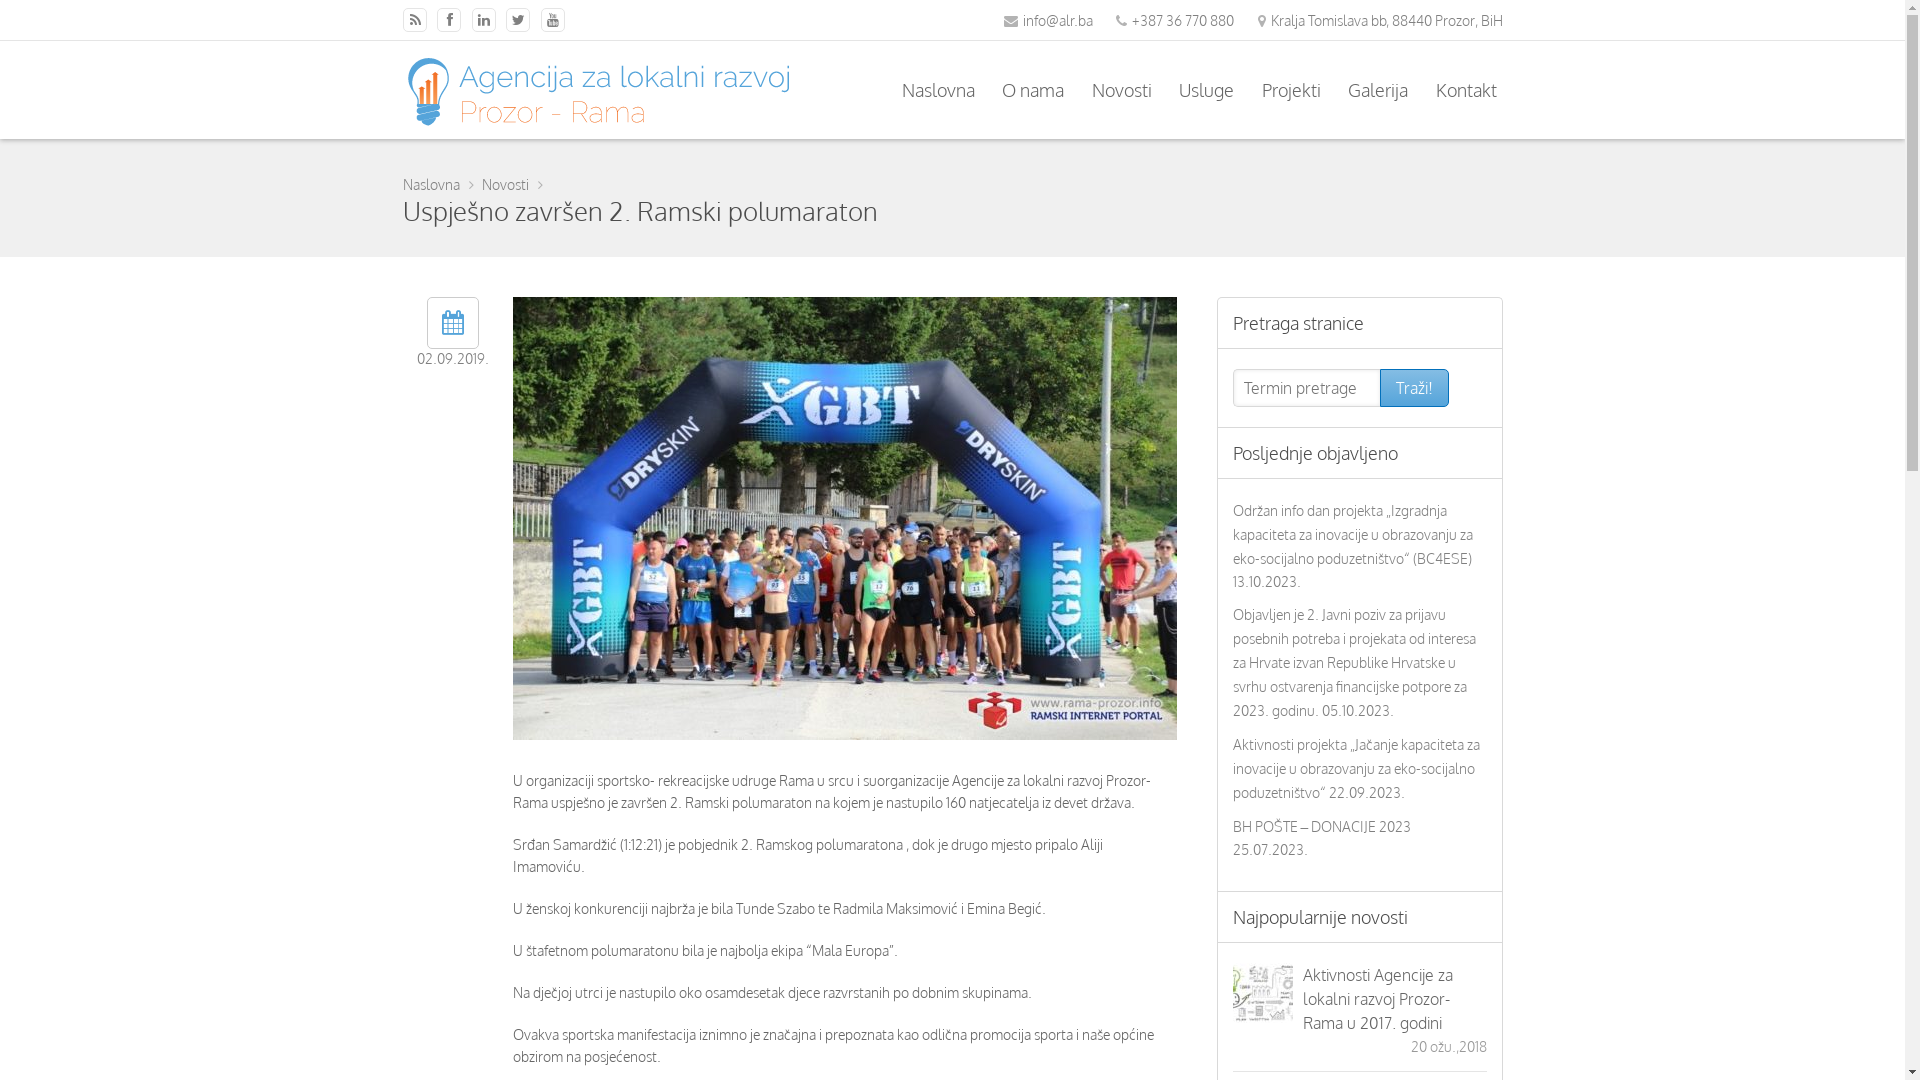 This screenshot has height=1080, width=1920. I want to click on 'Naslovna', so click(937, 88).